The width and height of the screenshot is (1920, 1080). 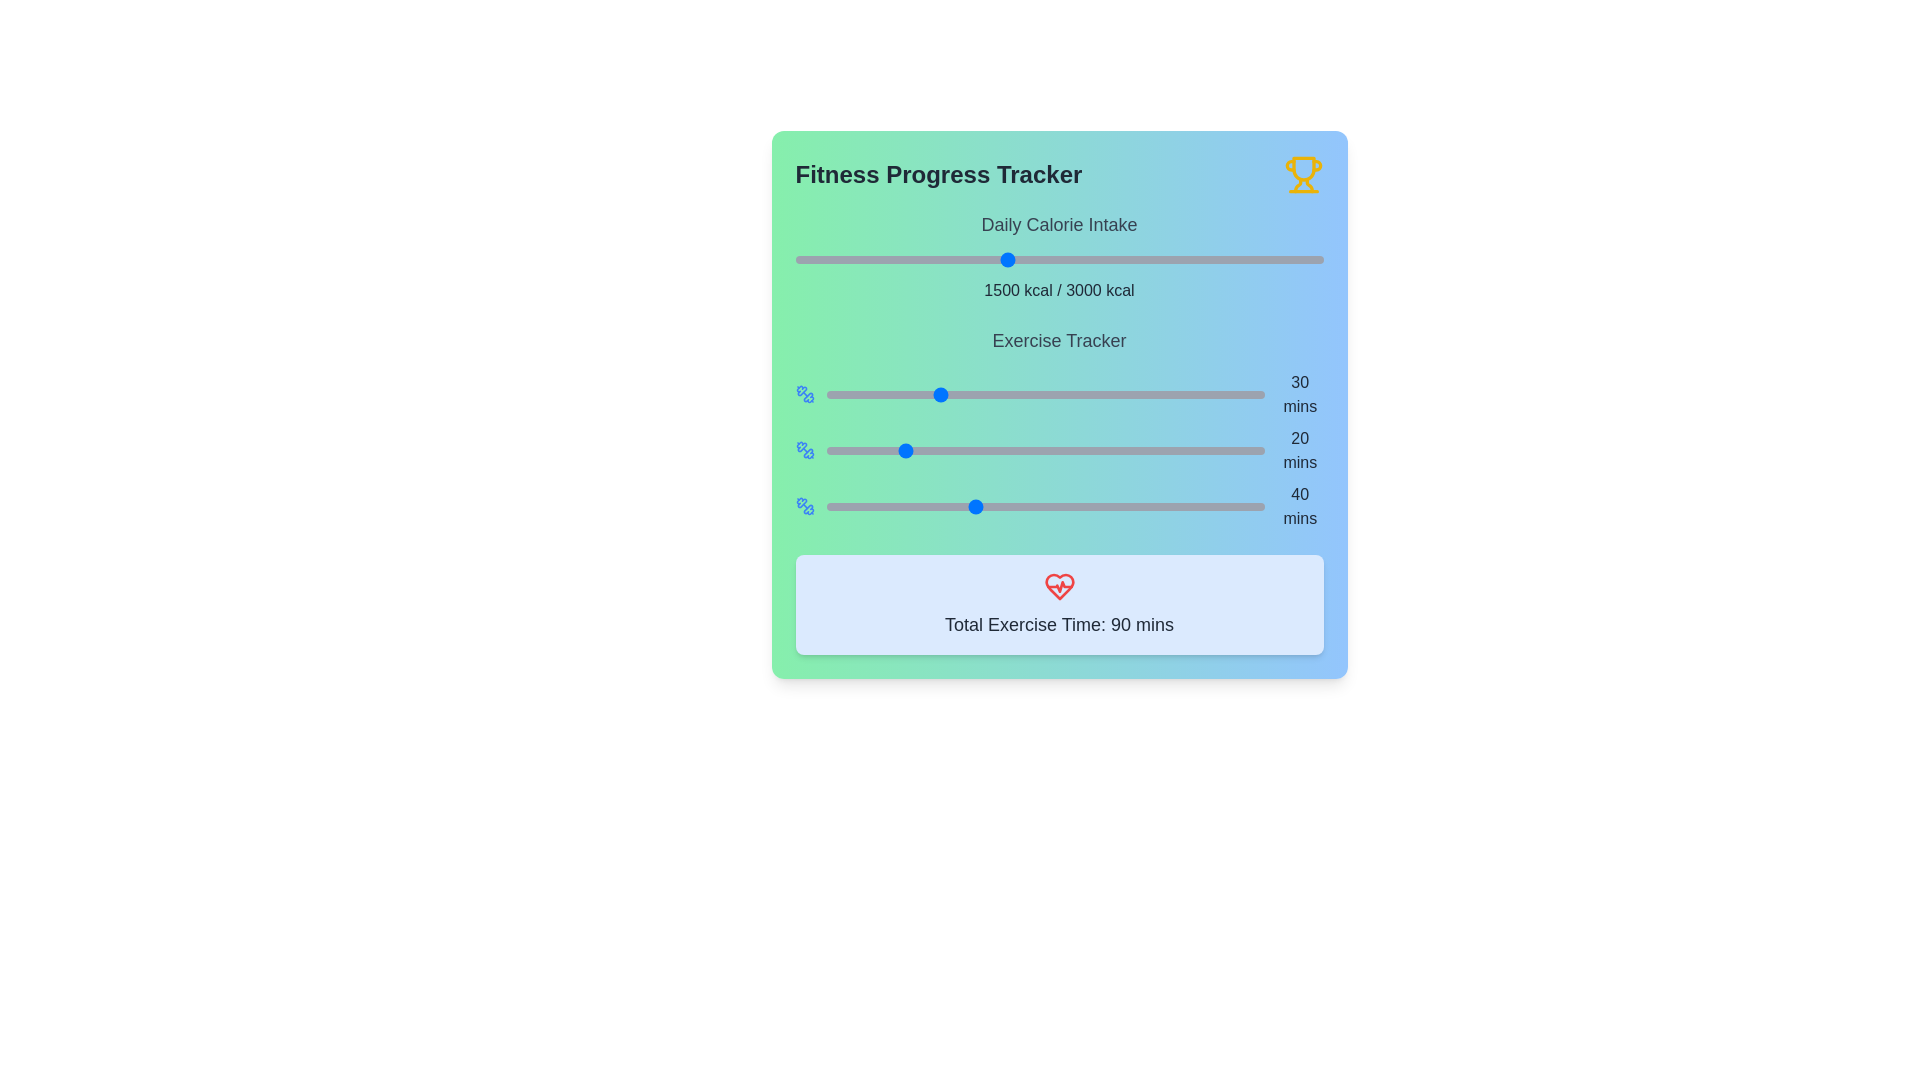 I want to click on the exercise duration slider, so click(x=1216, y=451).